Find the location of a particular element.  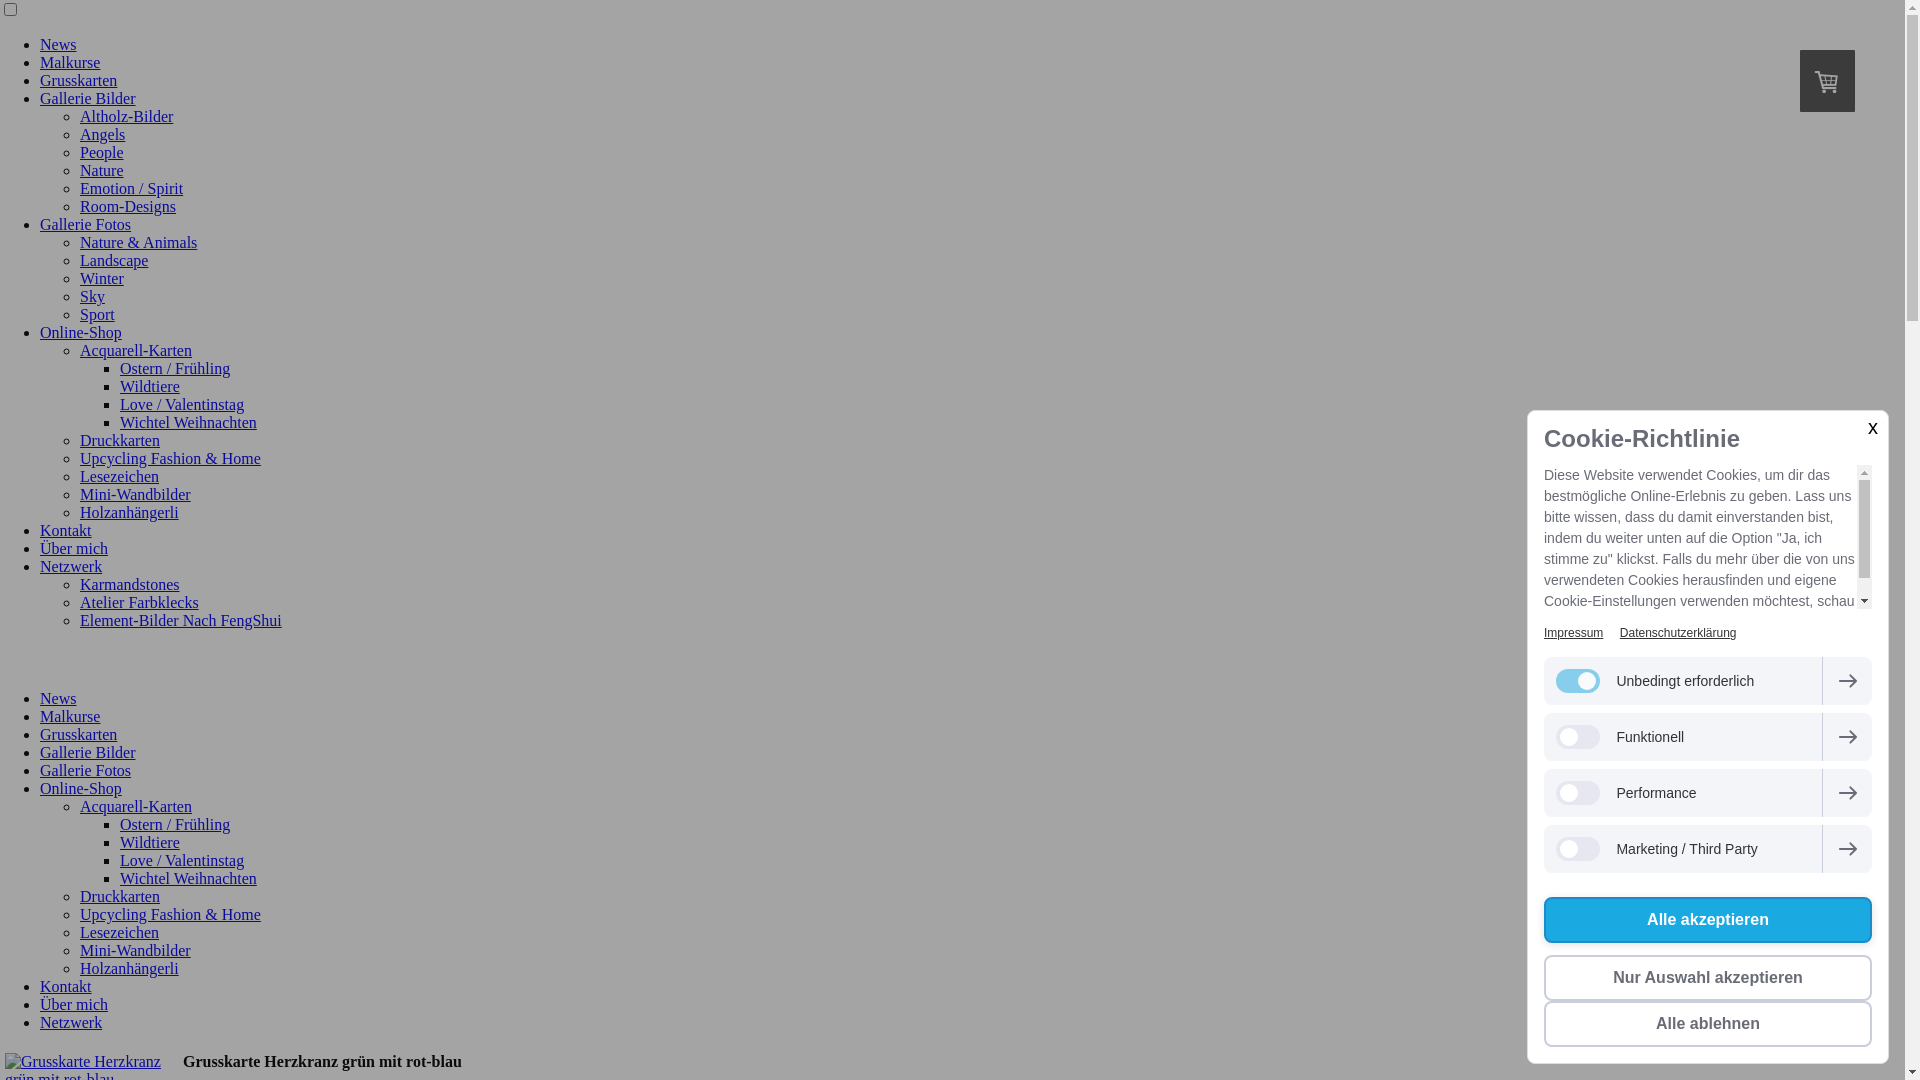

'Wildtiere' is located at coordinates (148, 386).